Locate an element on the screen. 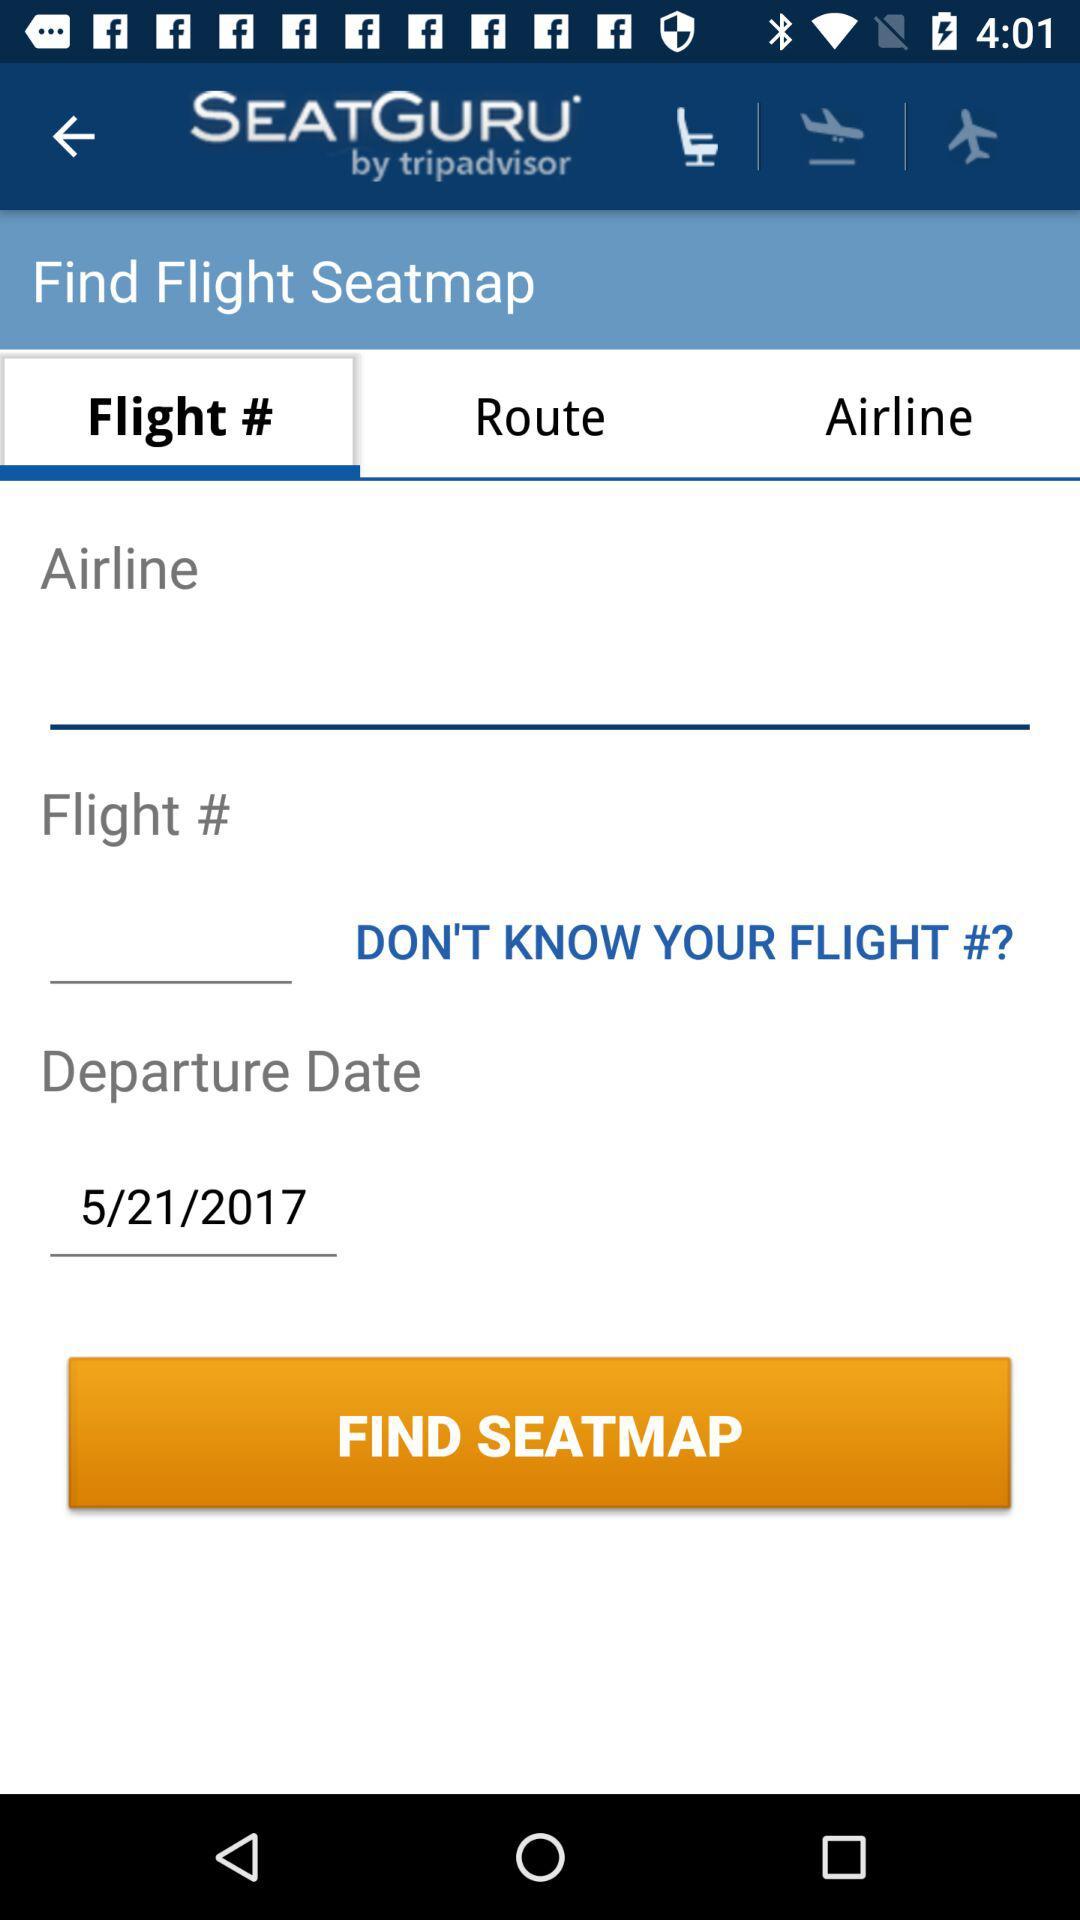  flight airline is located at coordinates (540, 689).